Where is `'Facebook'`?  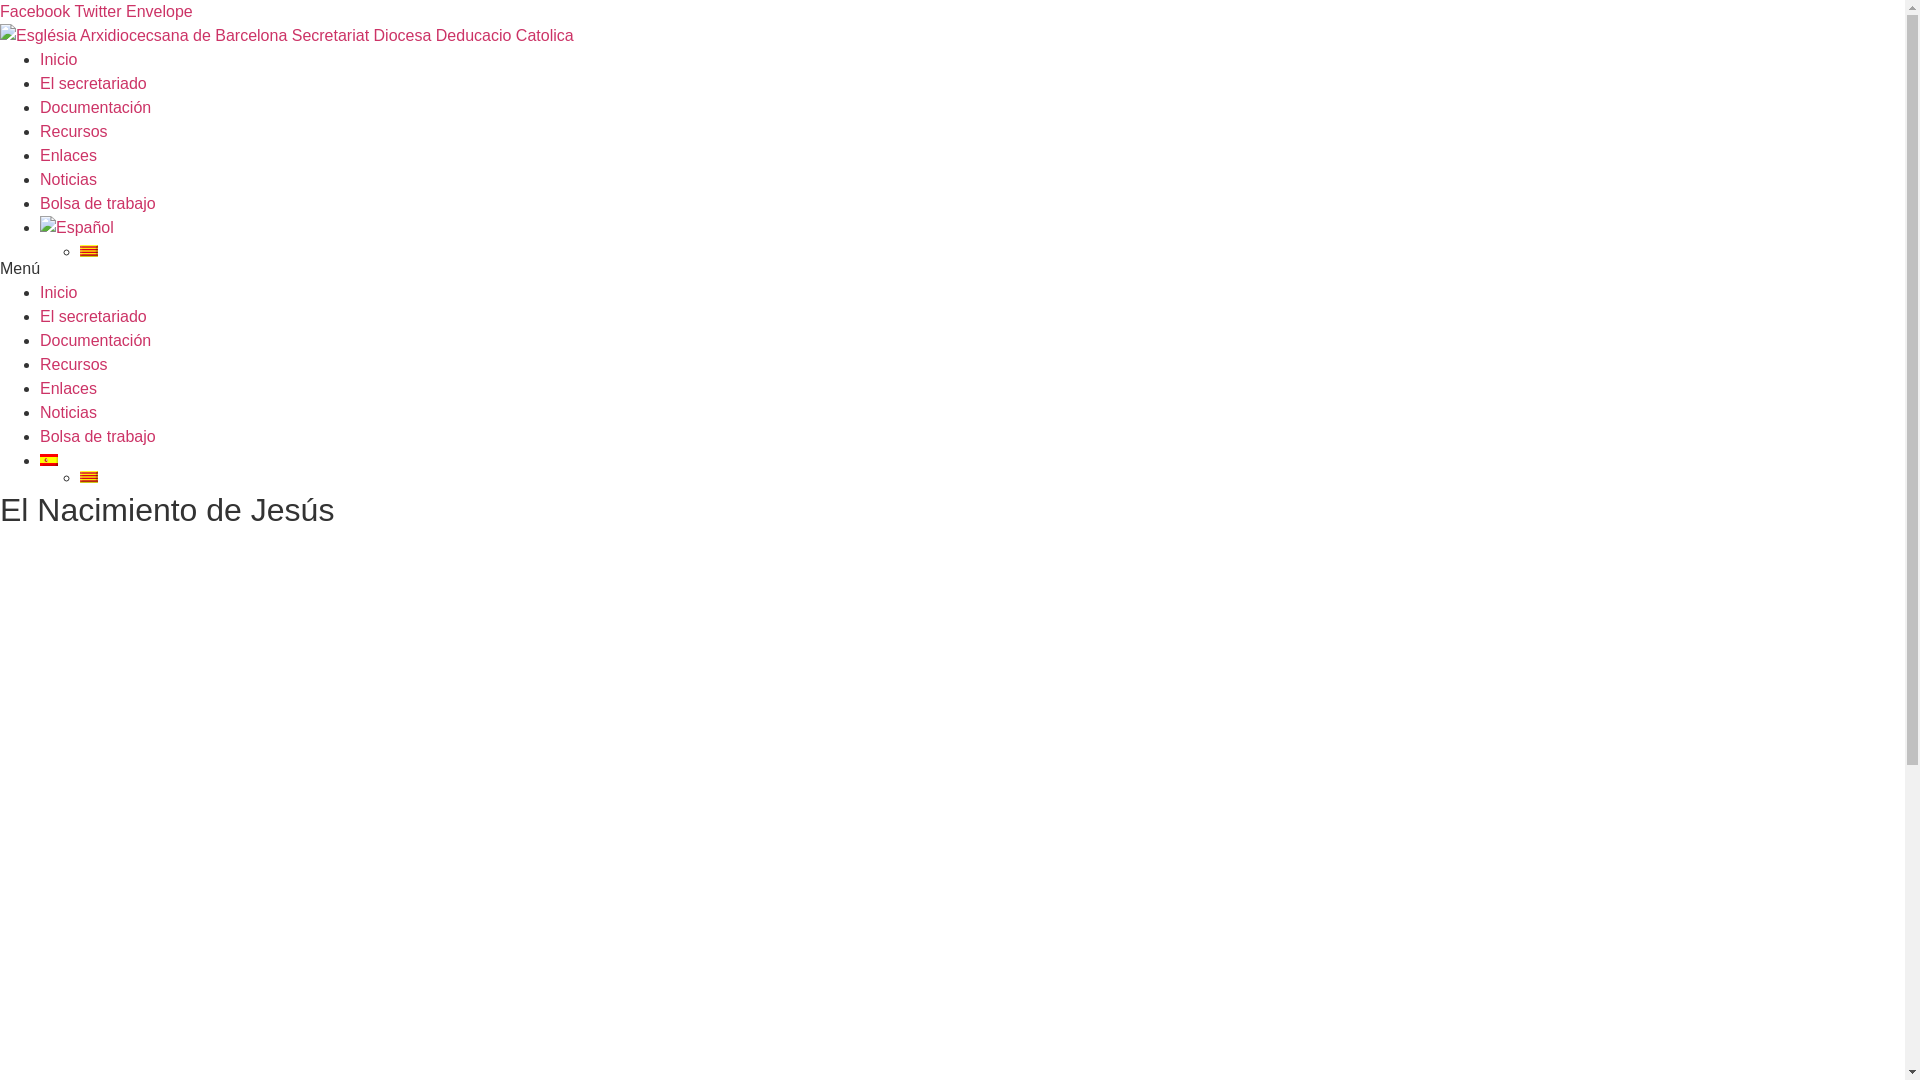
'Facebook' is located at coordinates (37, 11).